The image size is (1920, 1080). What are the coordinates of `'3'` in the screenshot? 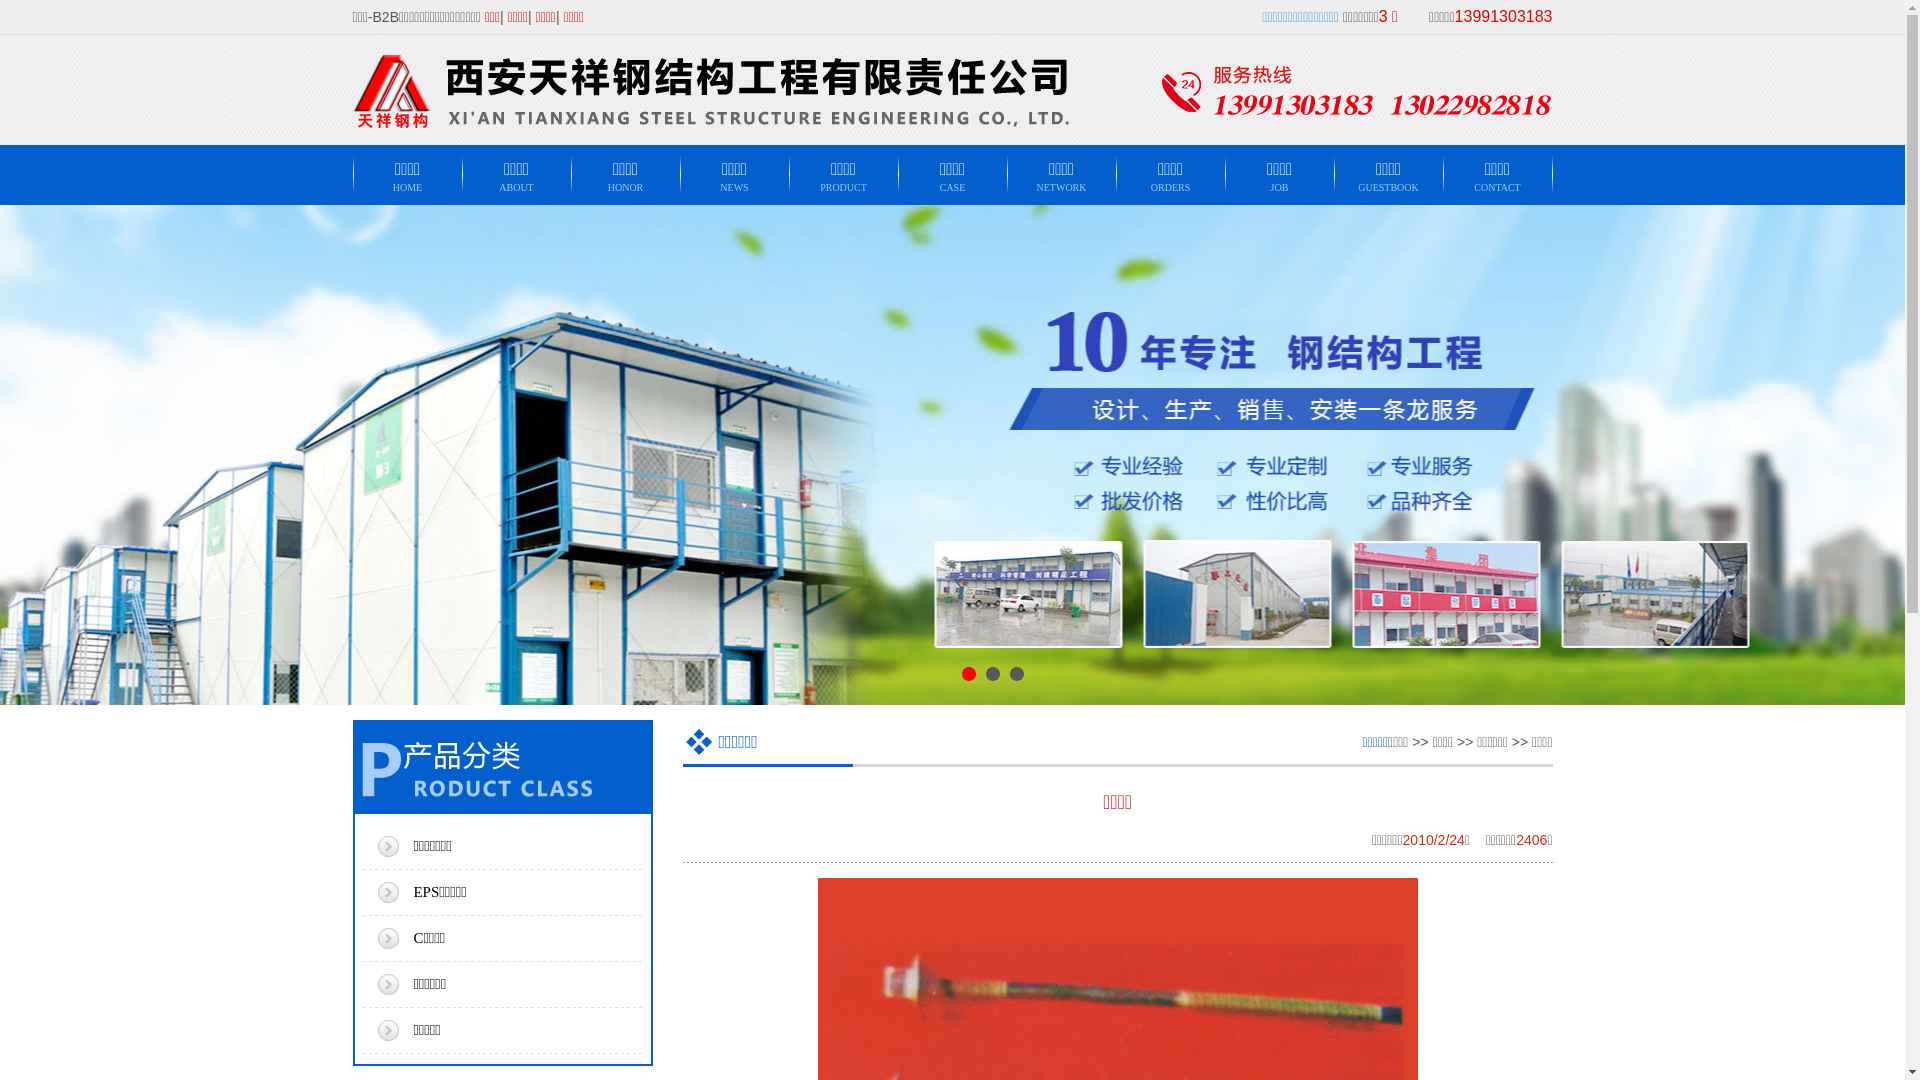 It's located at (1009, 674).